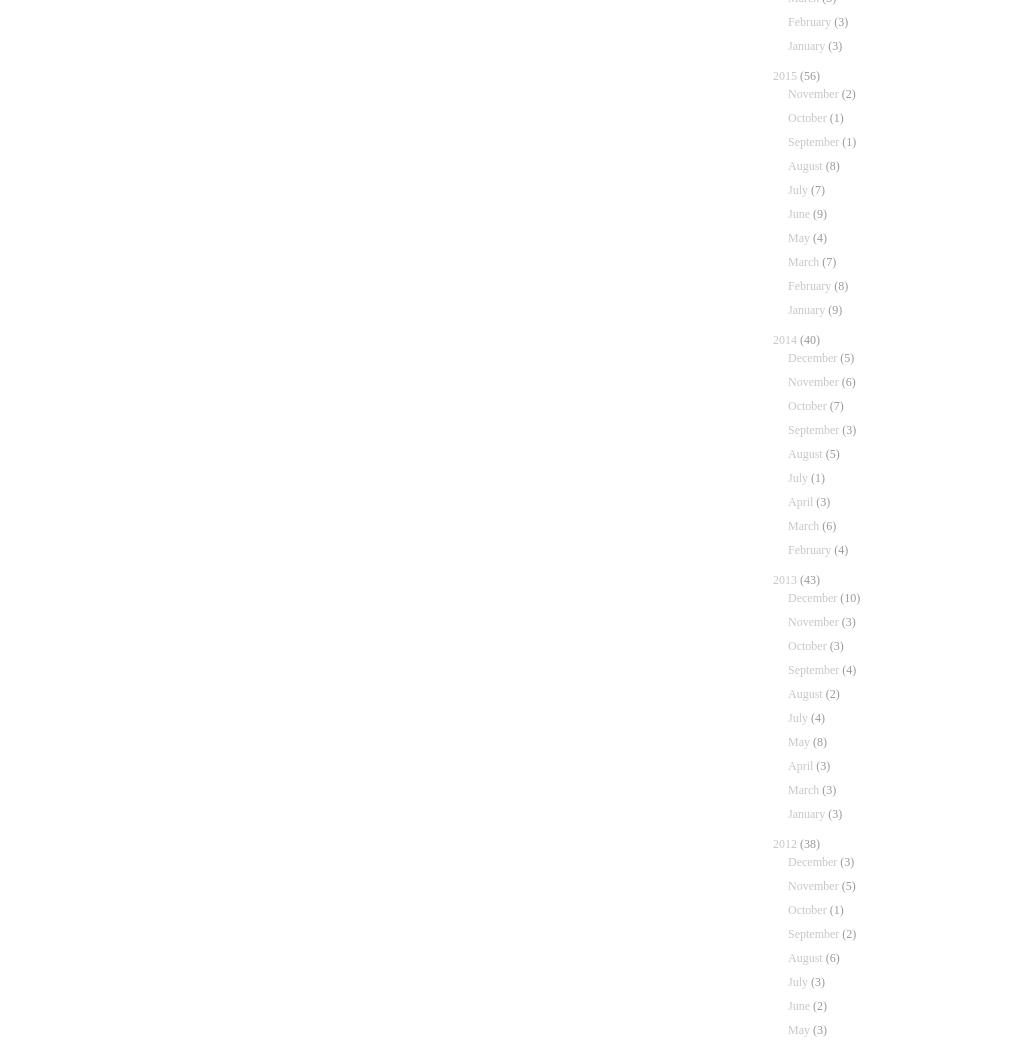 This screenshot has width=1028, height=1042. I want to click on '2014', so click(772, 340).